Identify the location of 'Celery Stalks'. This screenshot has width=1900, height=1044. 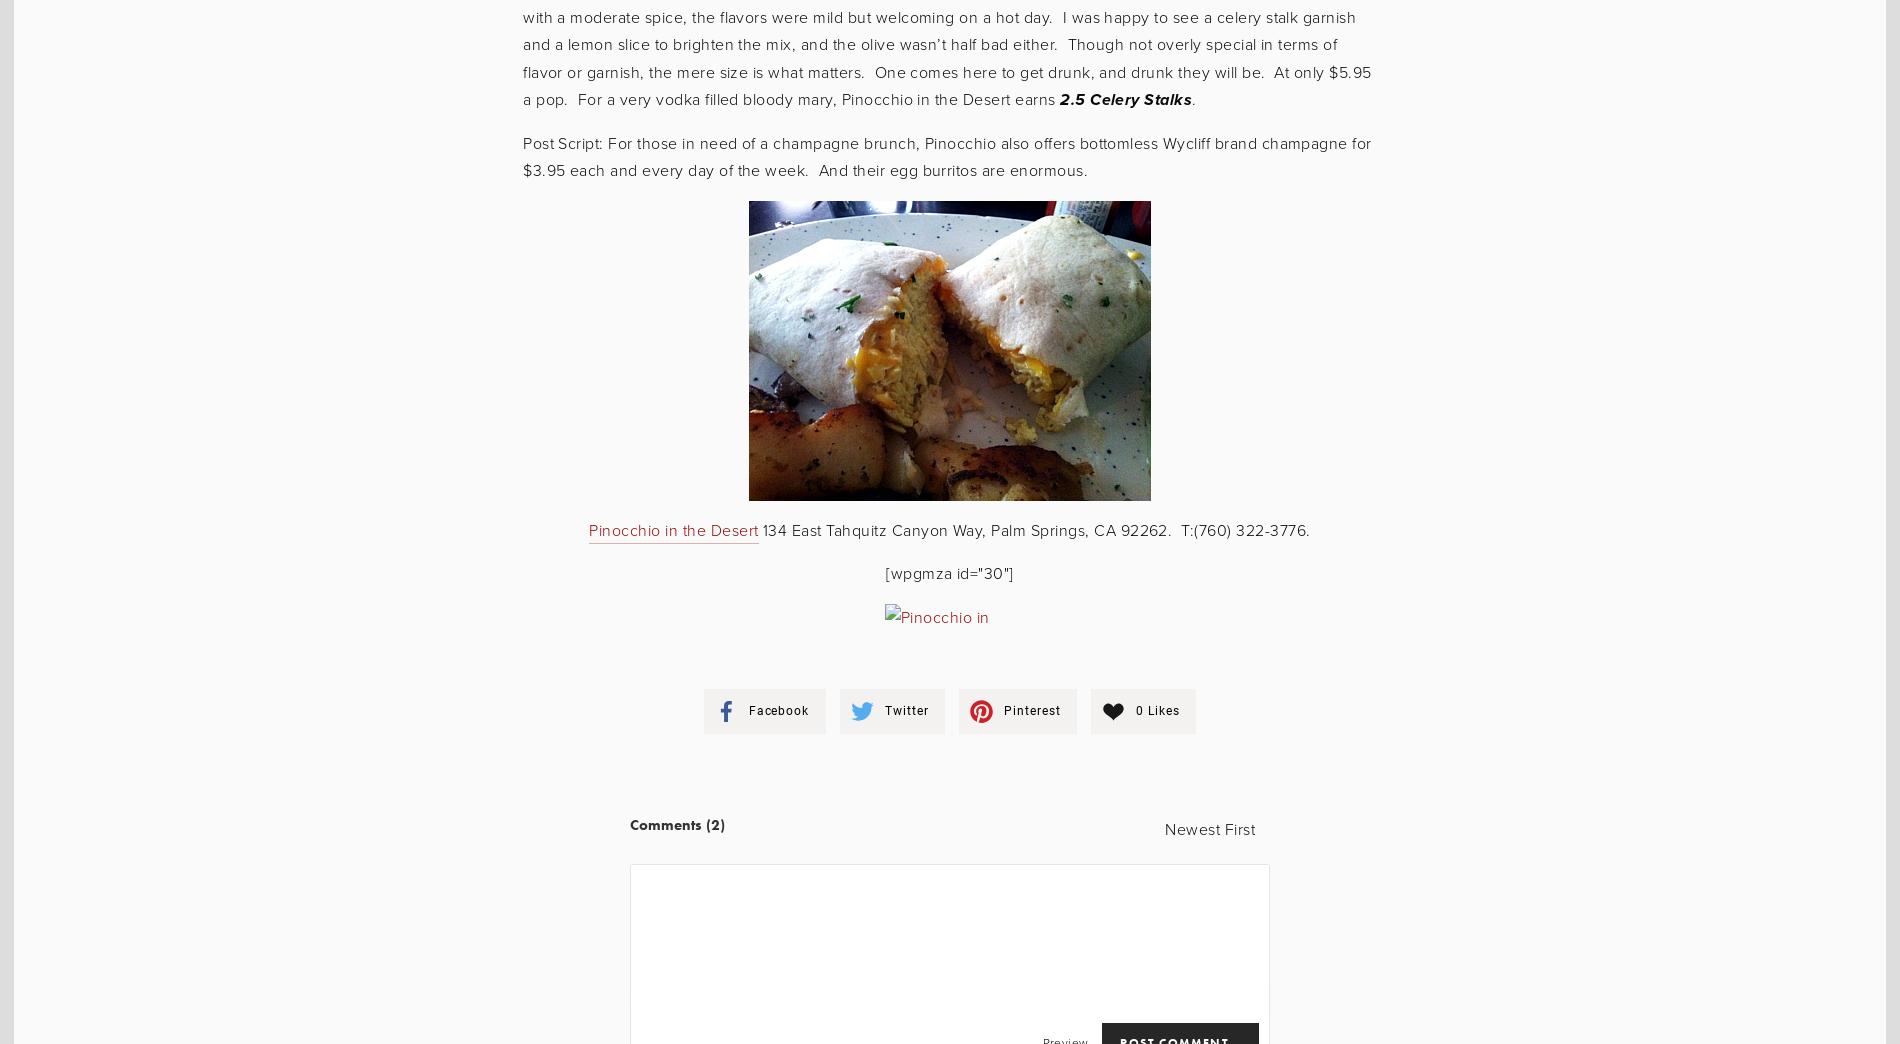
(1138, 99).